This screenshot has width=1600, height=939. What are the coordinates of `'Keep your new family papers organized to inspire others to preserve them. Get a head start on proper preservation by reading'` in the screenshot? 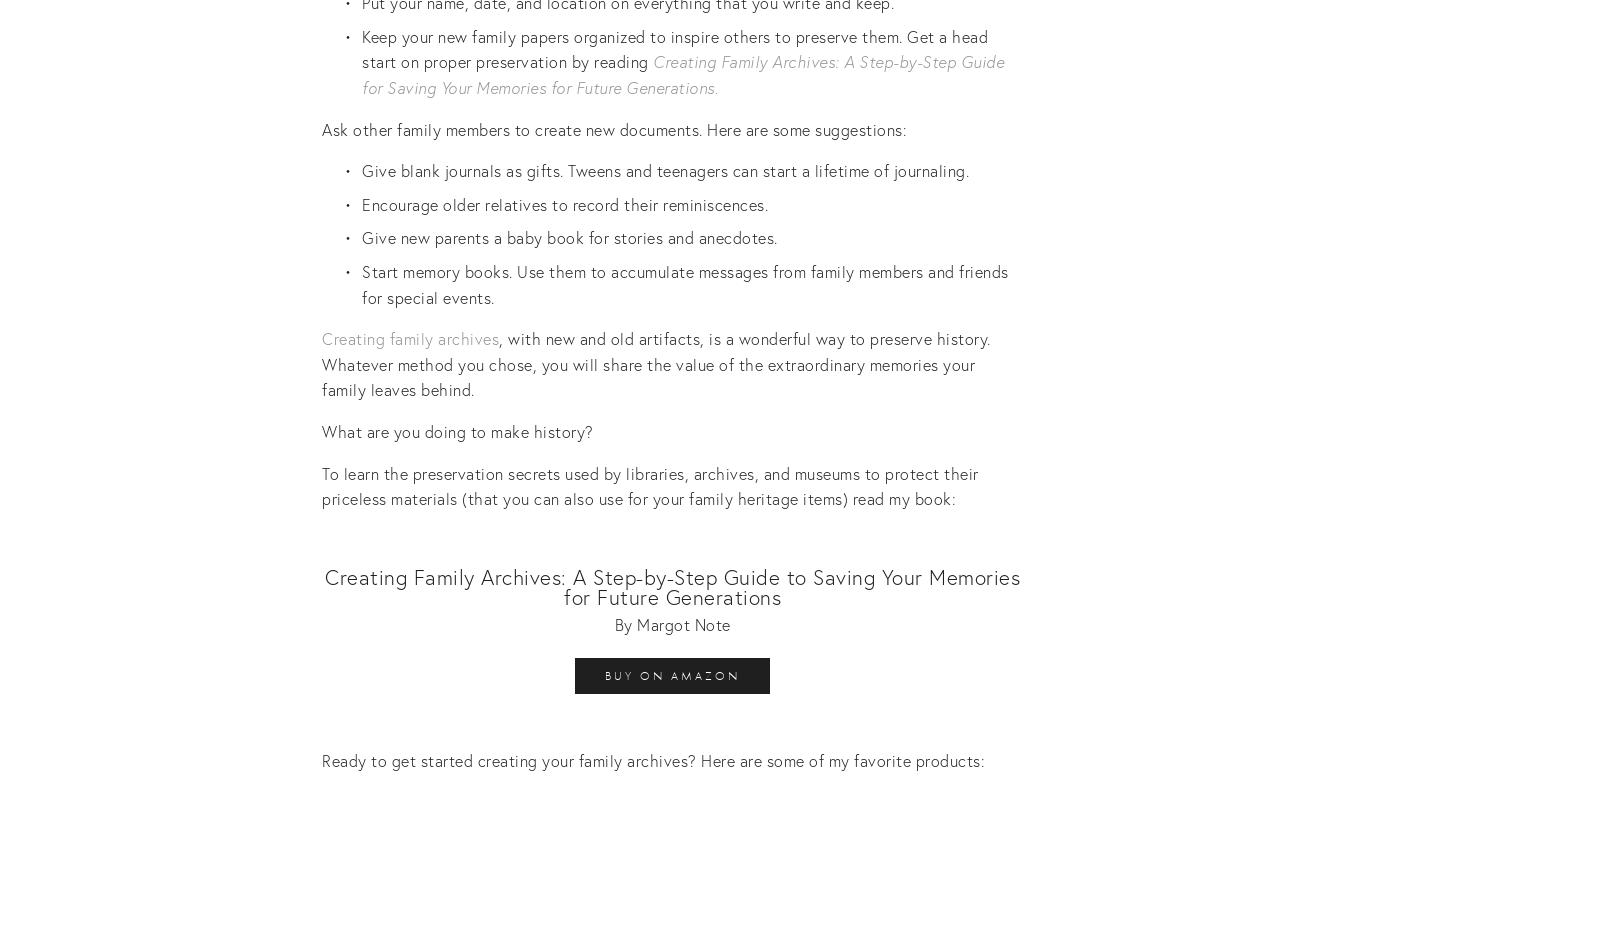 It's located at (362, 47).